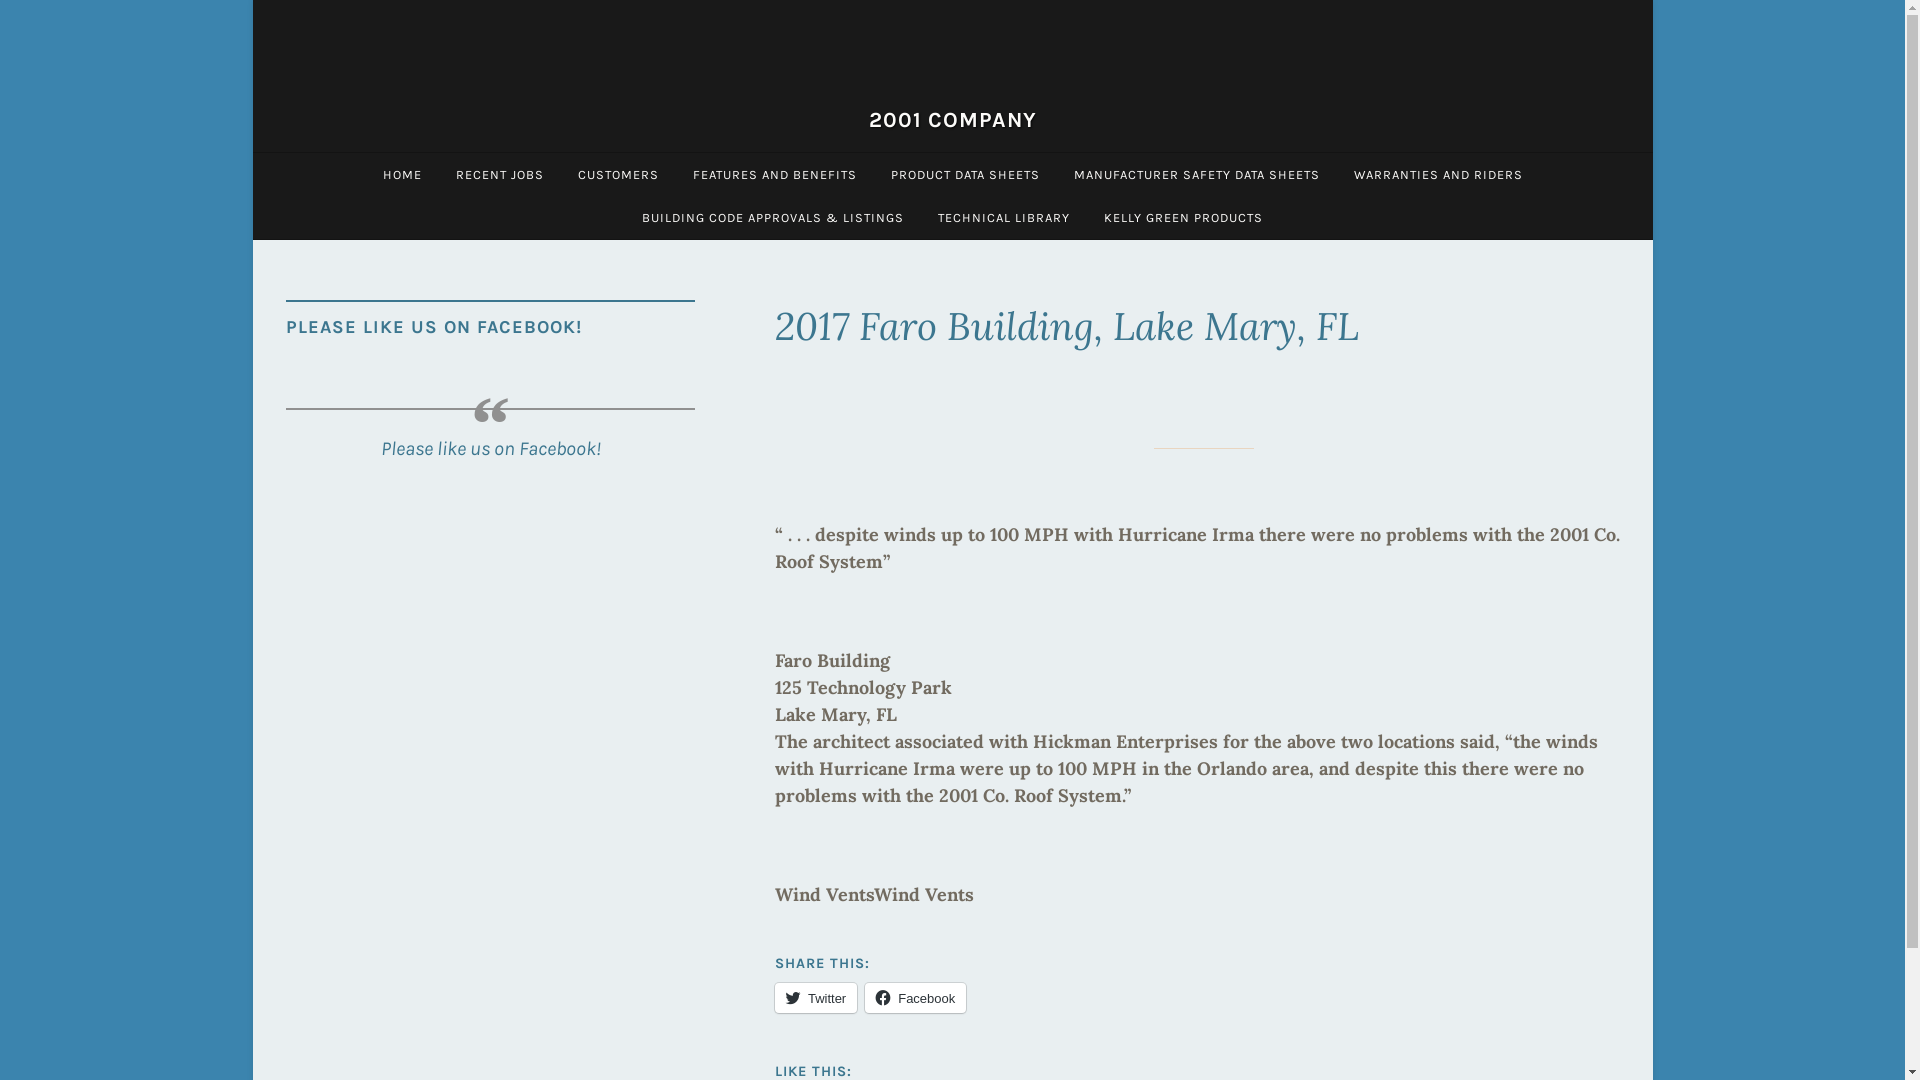  What do you see at coordinates (1195, 173) in the screenshot?
I see `'MANUFACTURER SAFETY DATA SHEETS'` at bounding box center [1195, 173].